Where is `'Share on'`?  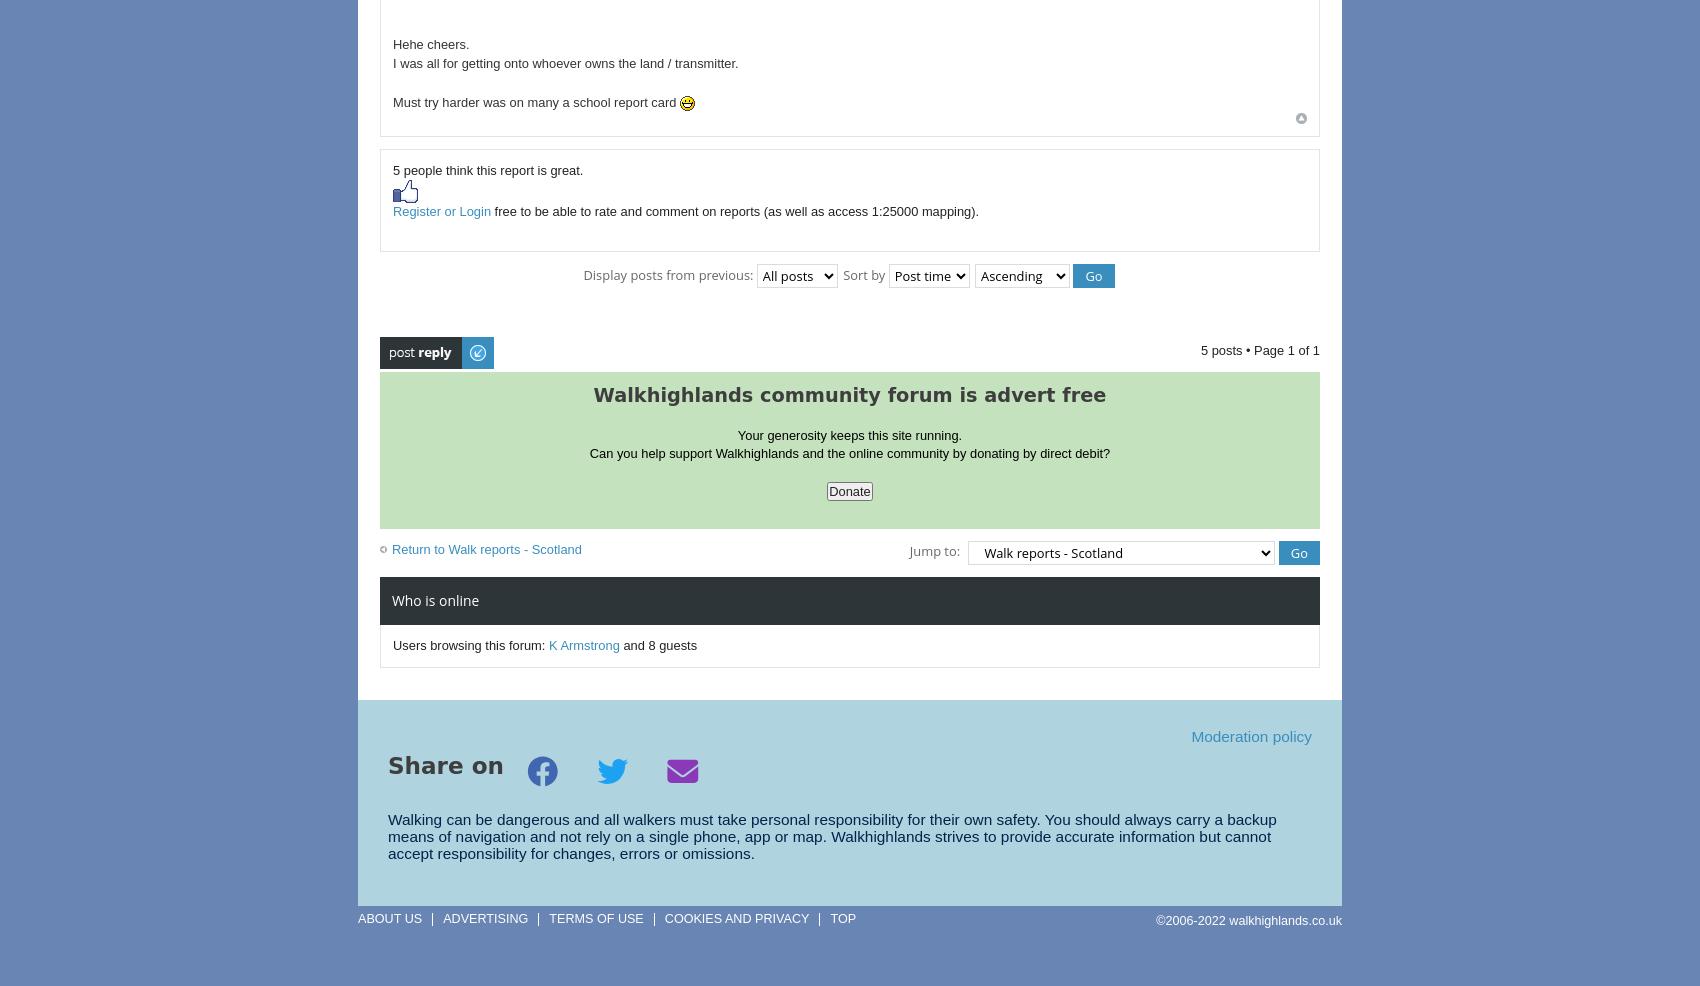
'Share on' is located at coordinates (449, 766).